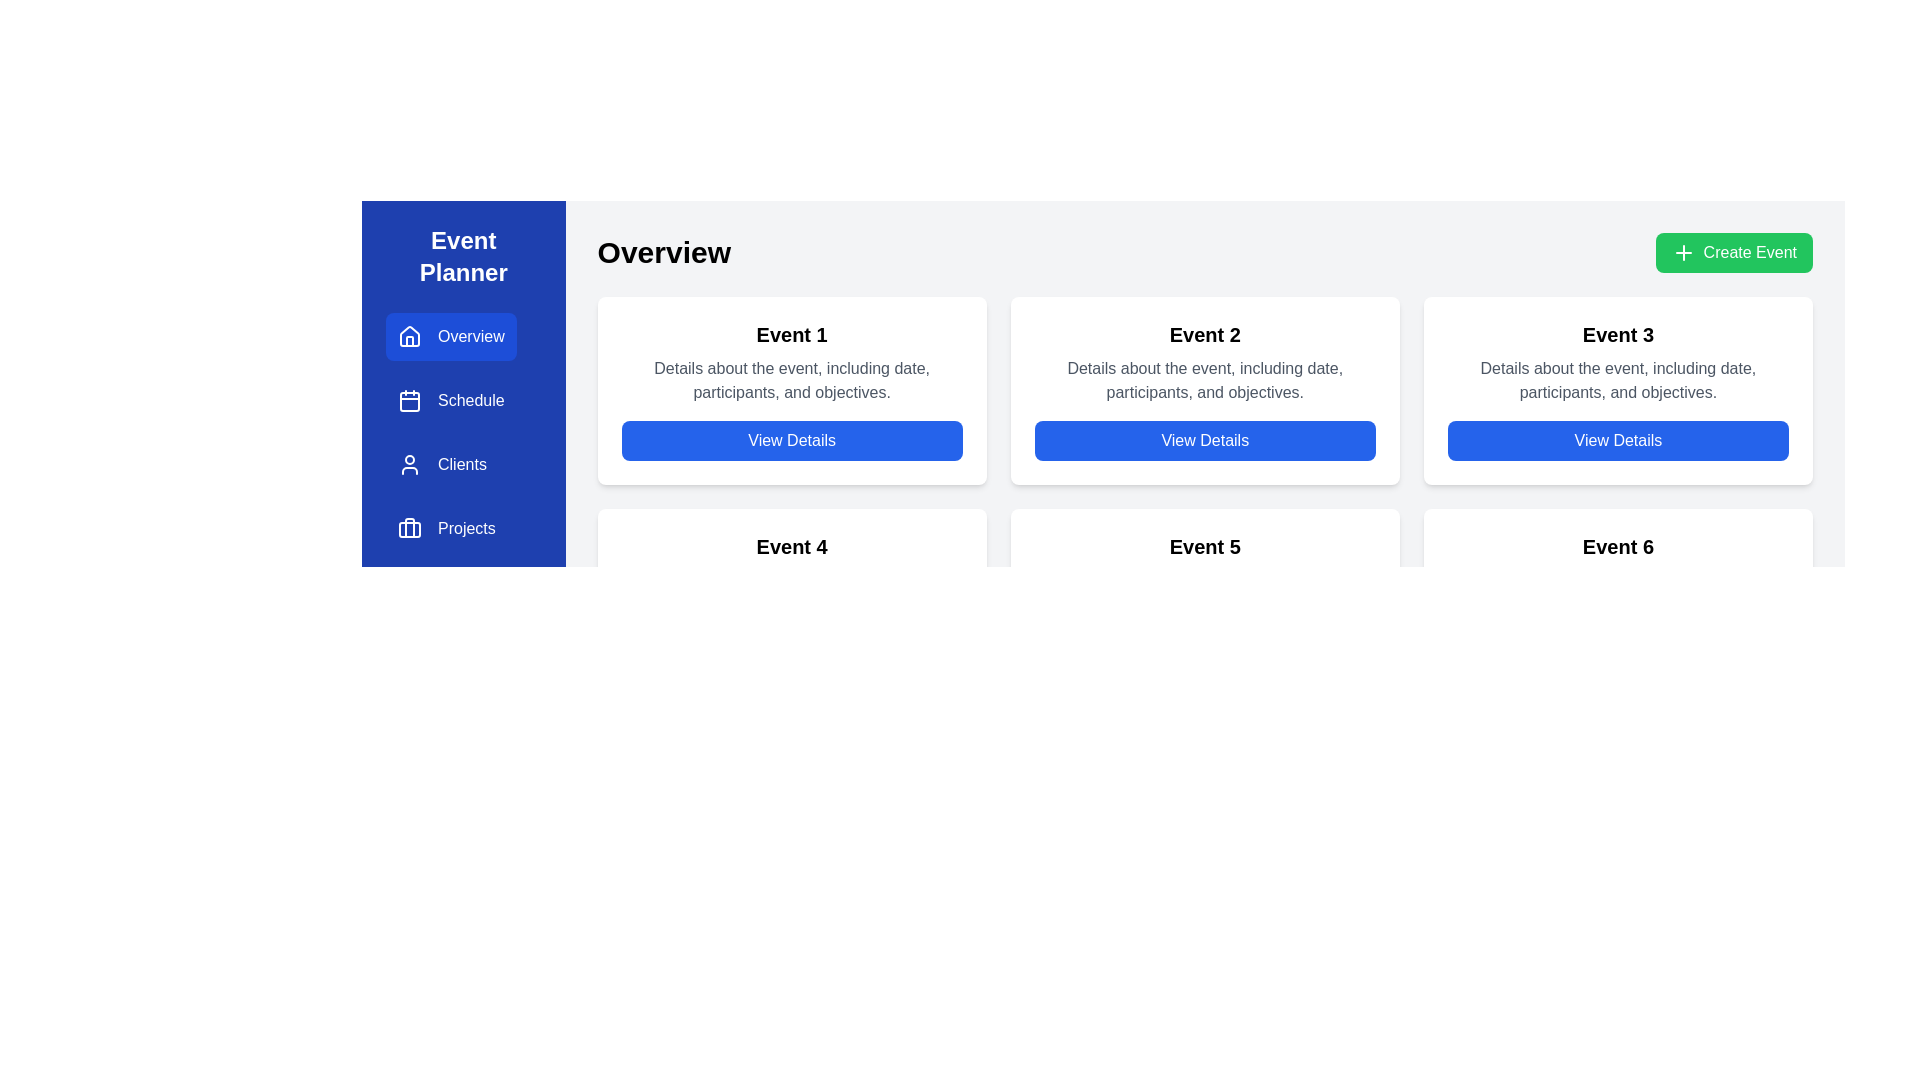 This screenshot has height=1080, width=1920. What do you see at coordinates (1204, 439) in the screenshot?
I see `the 'View Details' button, which is a rectangular button with rounded corners, blue background, and white text, located within the 'Event 2' section` at bounding box center [1204, 439].